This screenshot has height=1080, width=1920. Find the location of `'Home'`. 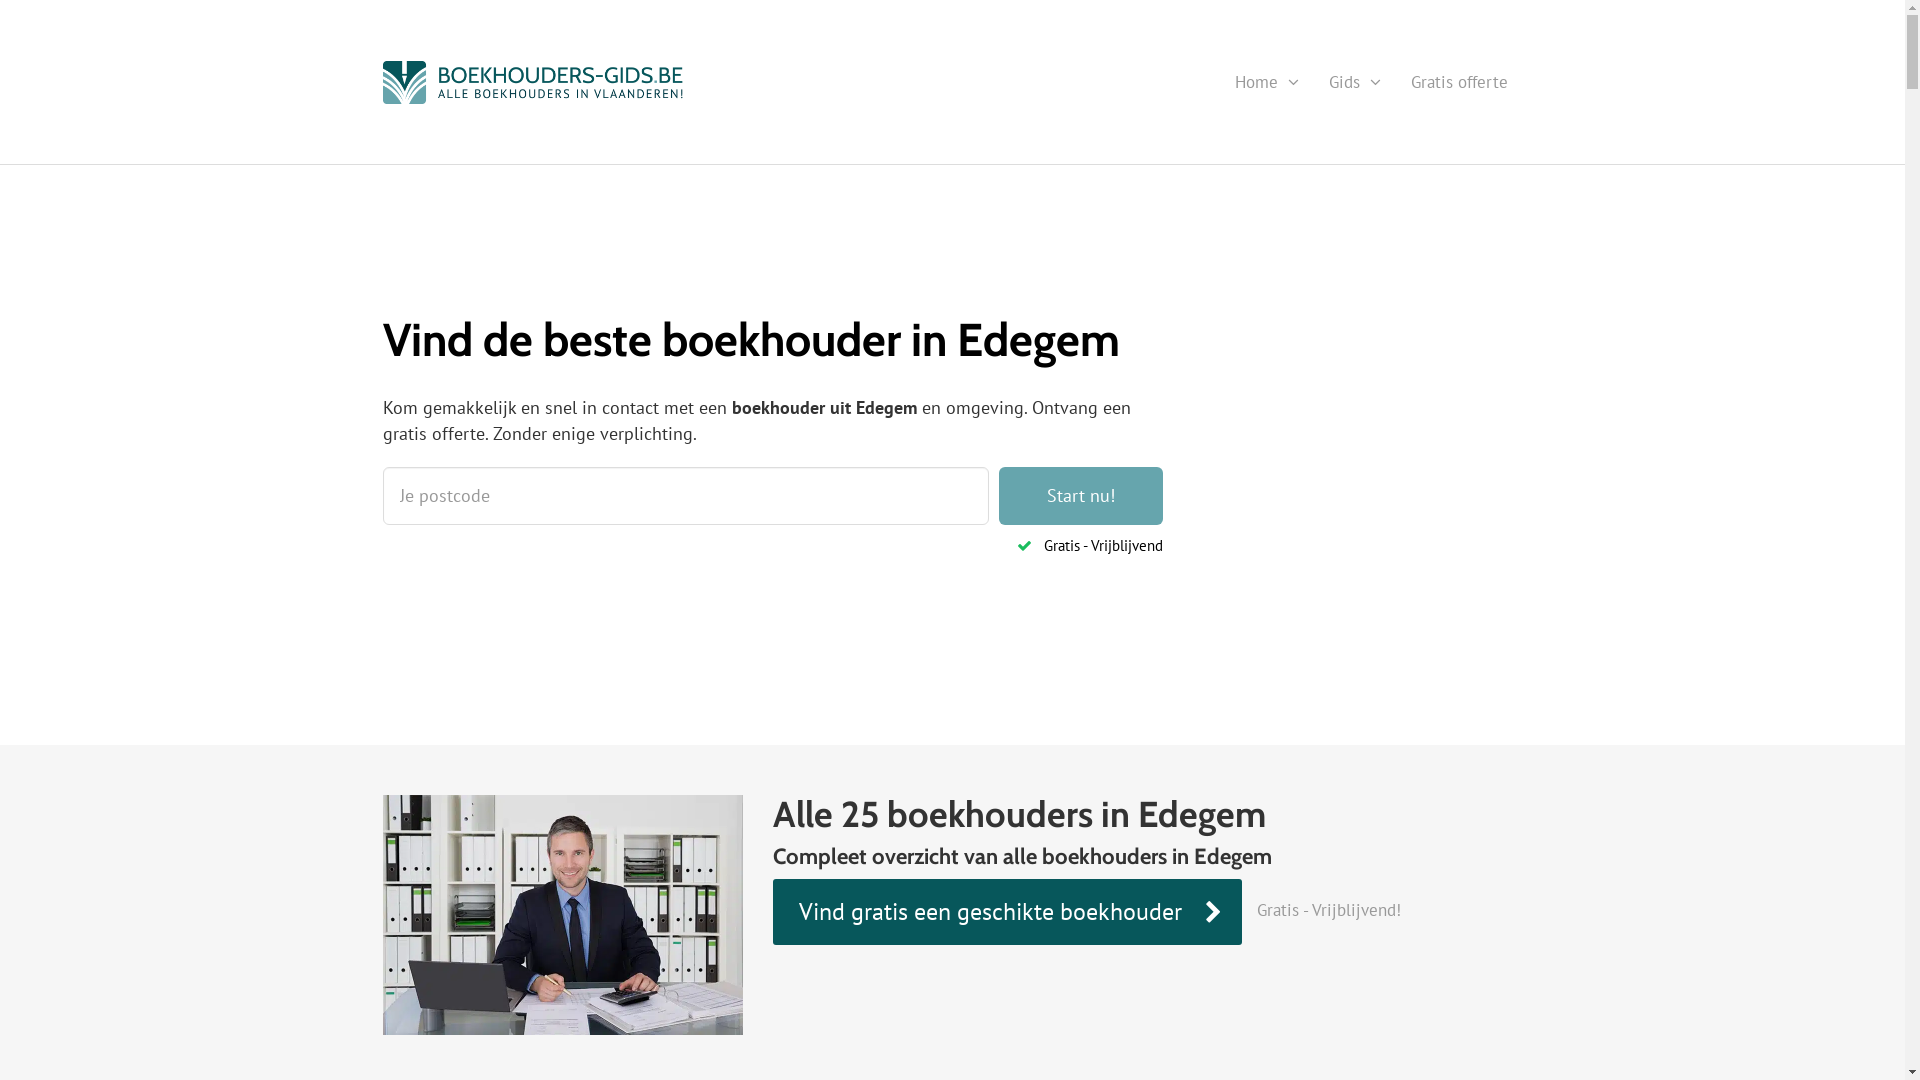

'Home' is located at coordinates (1266, 80).